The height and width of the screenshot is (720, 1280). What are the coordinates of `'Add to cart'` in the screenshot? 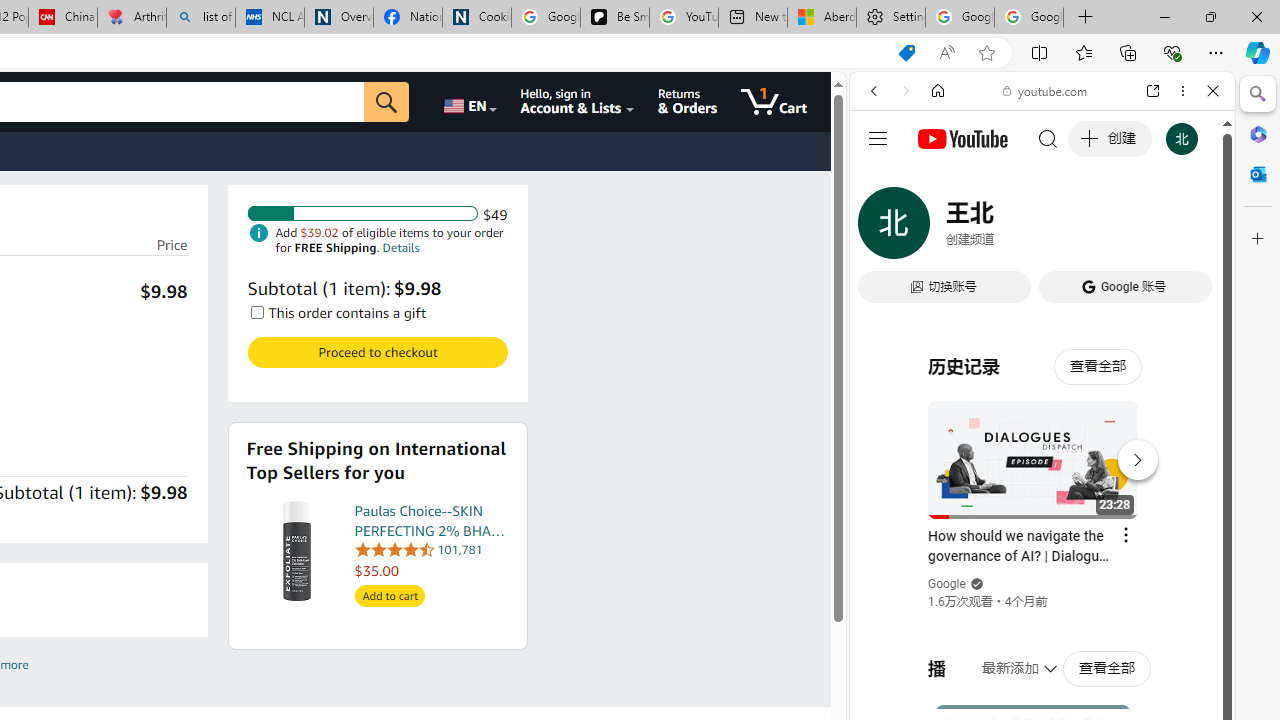 It's located at (389, 595).